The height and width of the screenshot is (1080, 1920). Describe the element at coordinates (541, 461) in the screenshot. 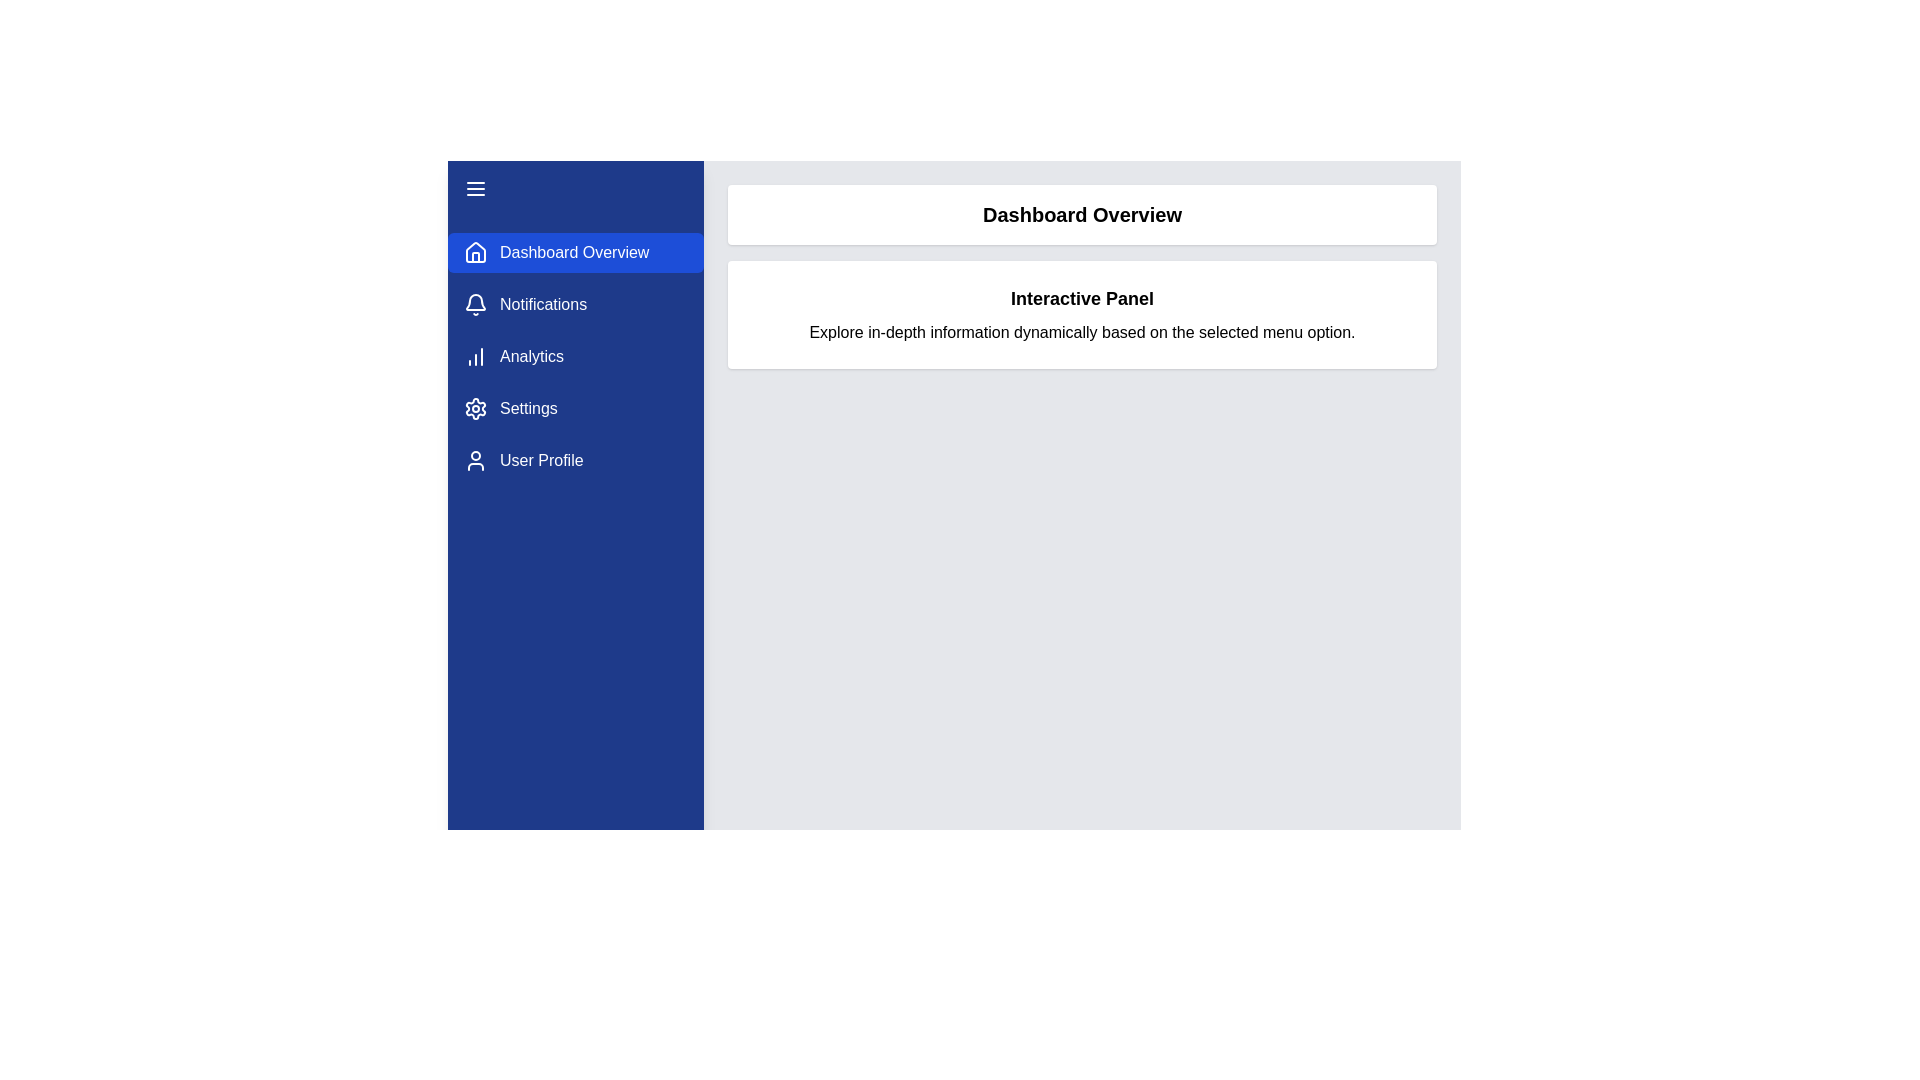

I see `text from the 'User Profile' label, which is styled in white bold text on a dark blue background, located at the bottom of the vertical navigation menu` at that location.